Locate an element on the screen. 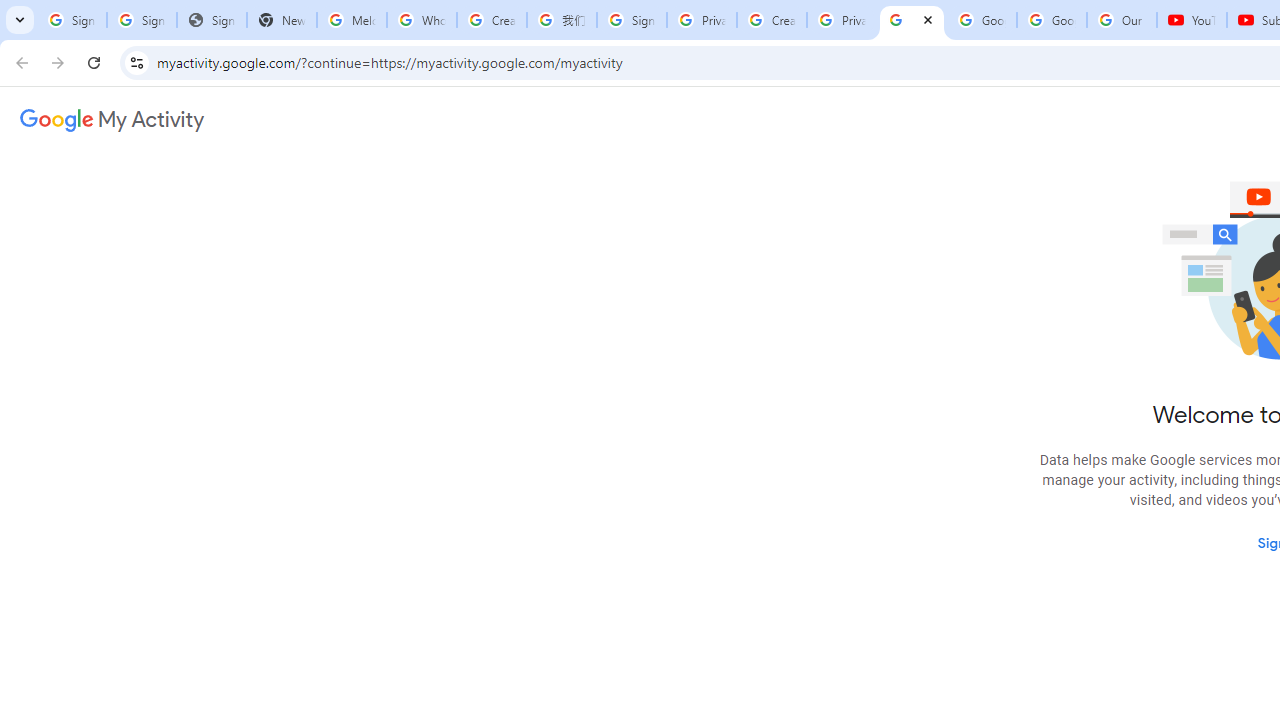 The width and height of the screenshot is (1280, 720). 'Create your Google Account' is located at coordinates (492, 20).